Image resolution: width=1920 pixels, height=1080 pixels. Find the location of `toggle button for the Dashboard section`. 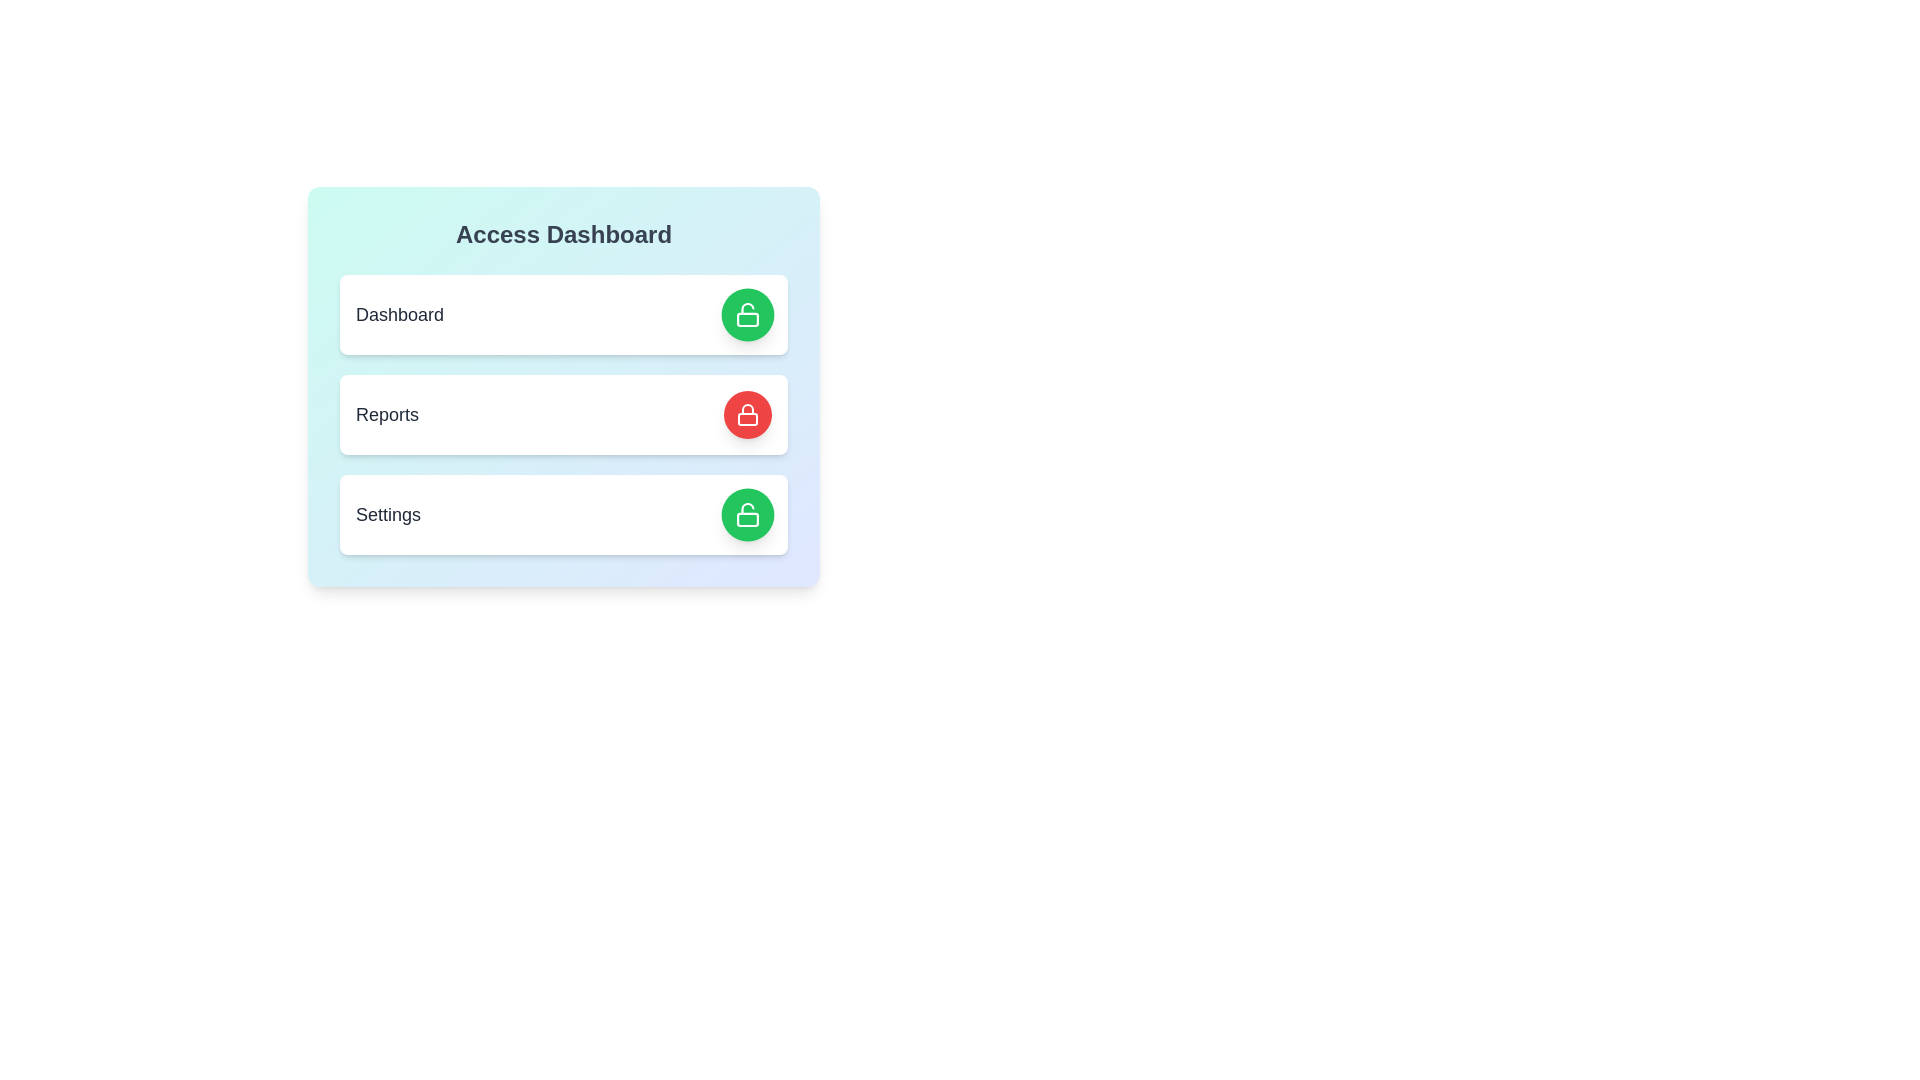

toggle button for the Dashboard section is located at coordinates (747, 315).